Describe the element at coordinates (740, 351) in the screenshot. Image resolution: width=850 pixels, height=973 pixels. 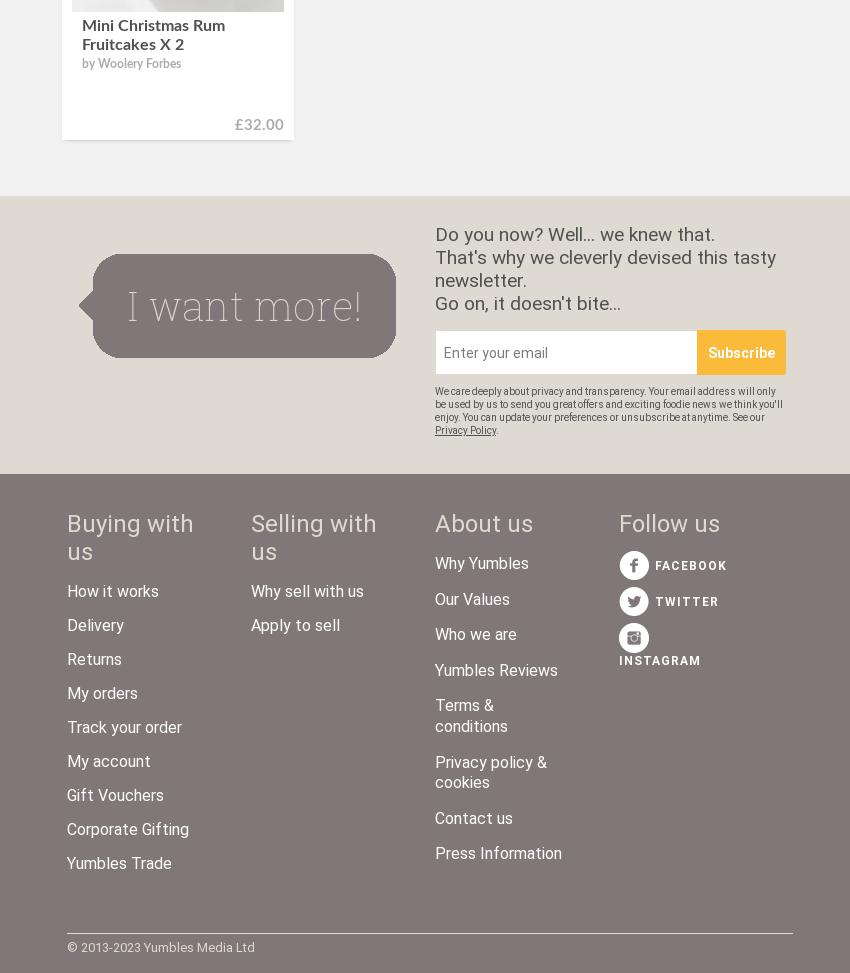
I see `'Subscribe'` at that location.